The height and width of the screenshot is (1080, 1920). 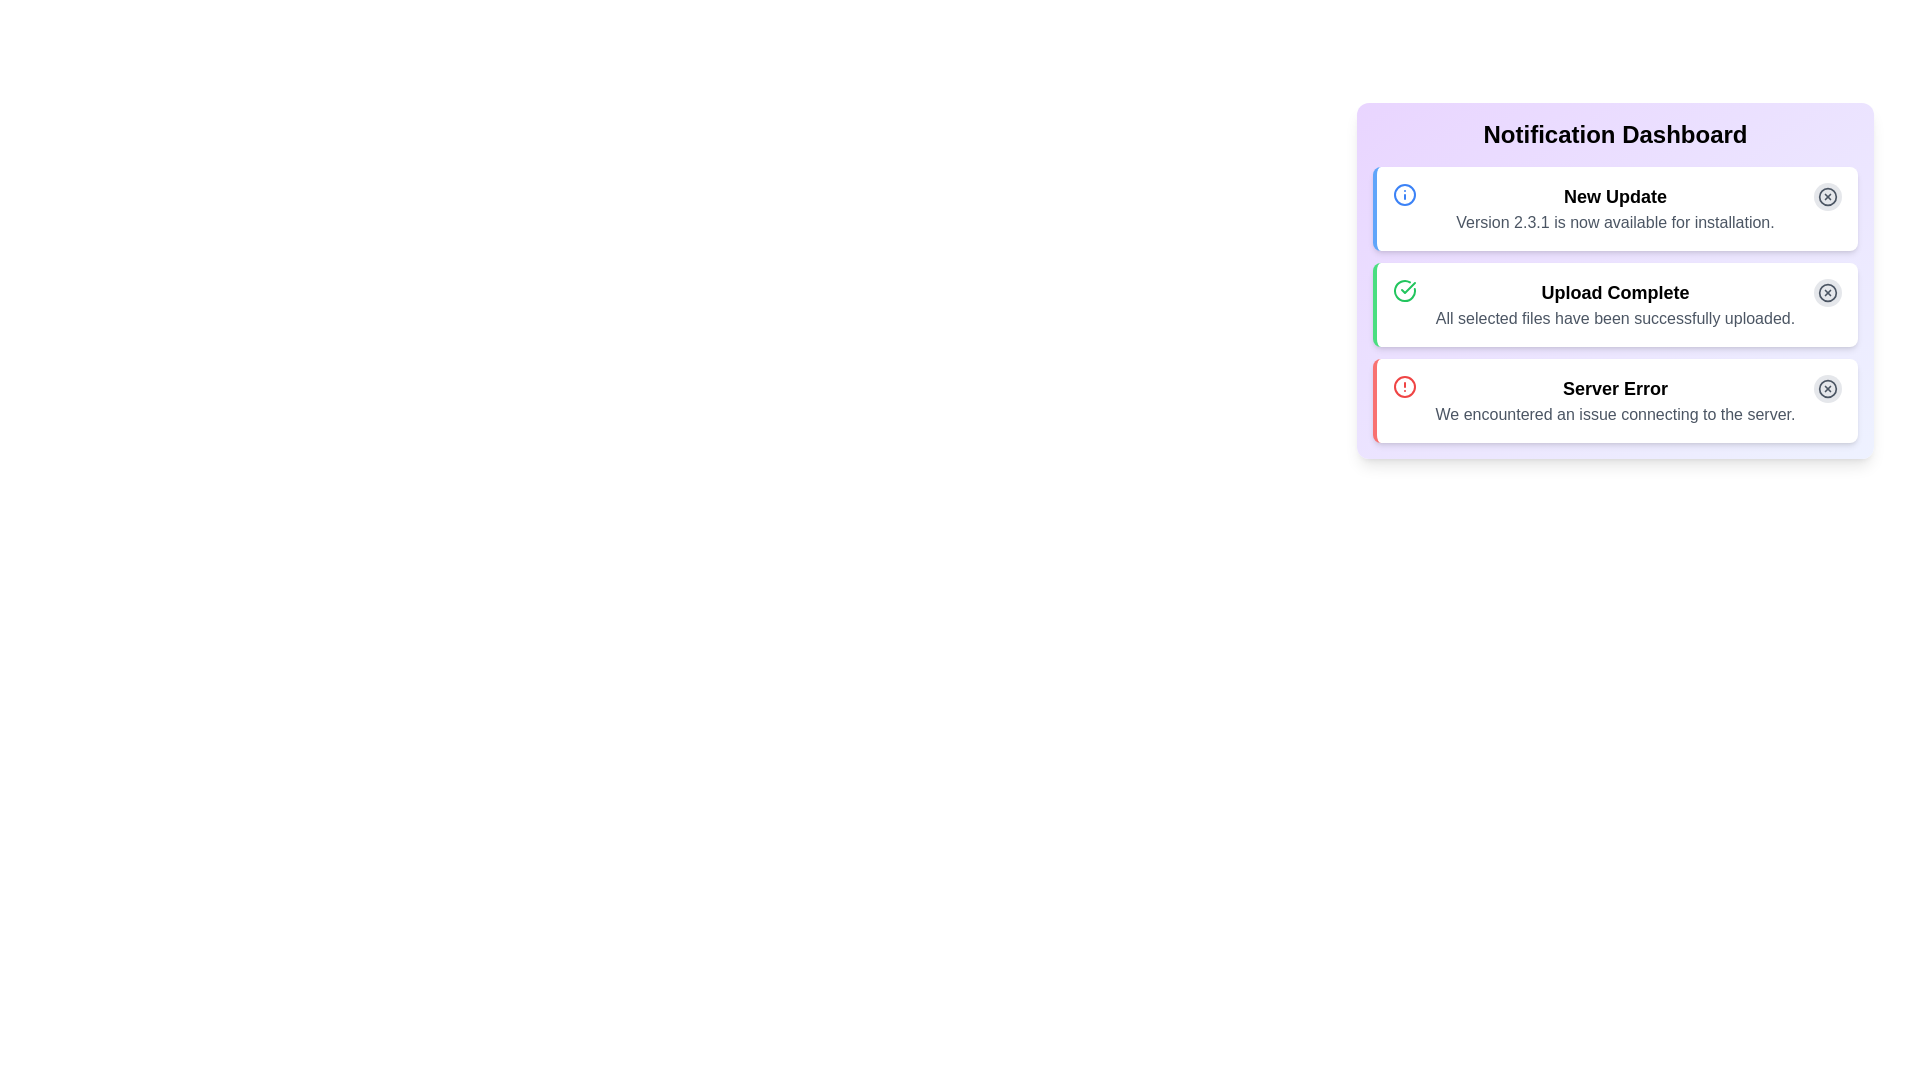 I want to click on the circular icon button with a gray cross symbol located next to the 'New Update' header, so click(x=1828, y=196).